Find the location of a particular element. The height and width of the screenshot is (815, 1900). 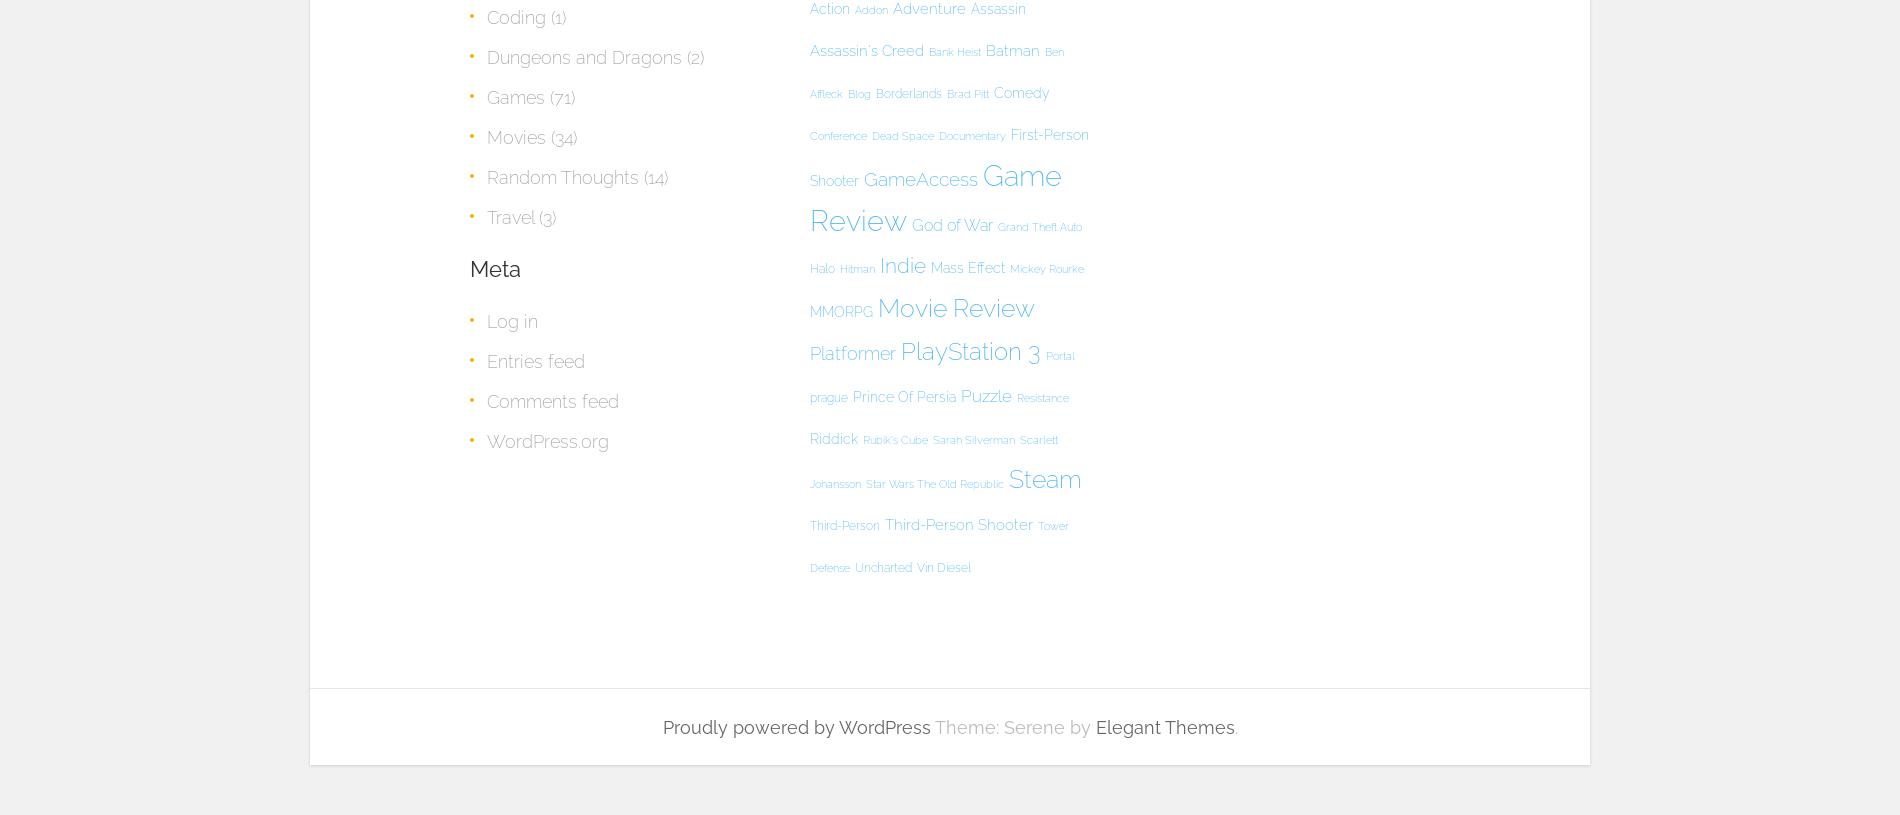

'Puzzle' is located at coordinates (986, 395).